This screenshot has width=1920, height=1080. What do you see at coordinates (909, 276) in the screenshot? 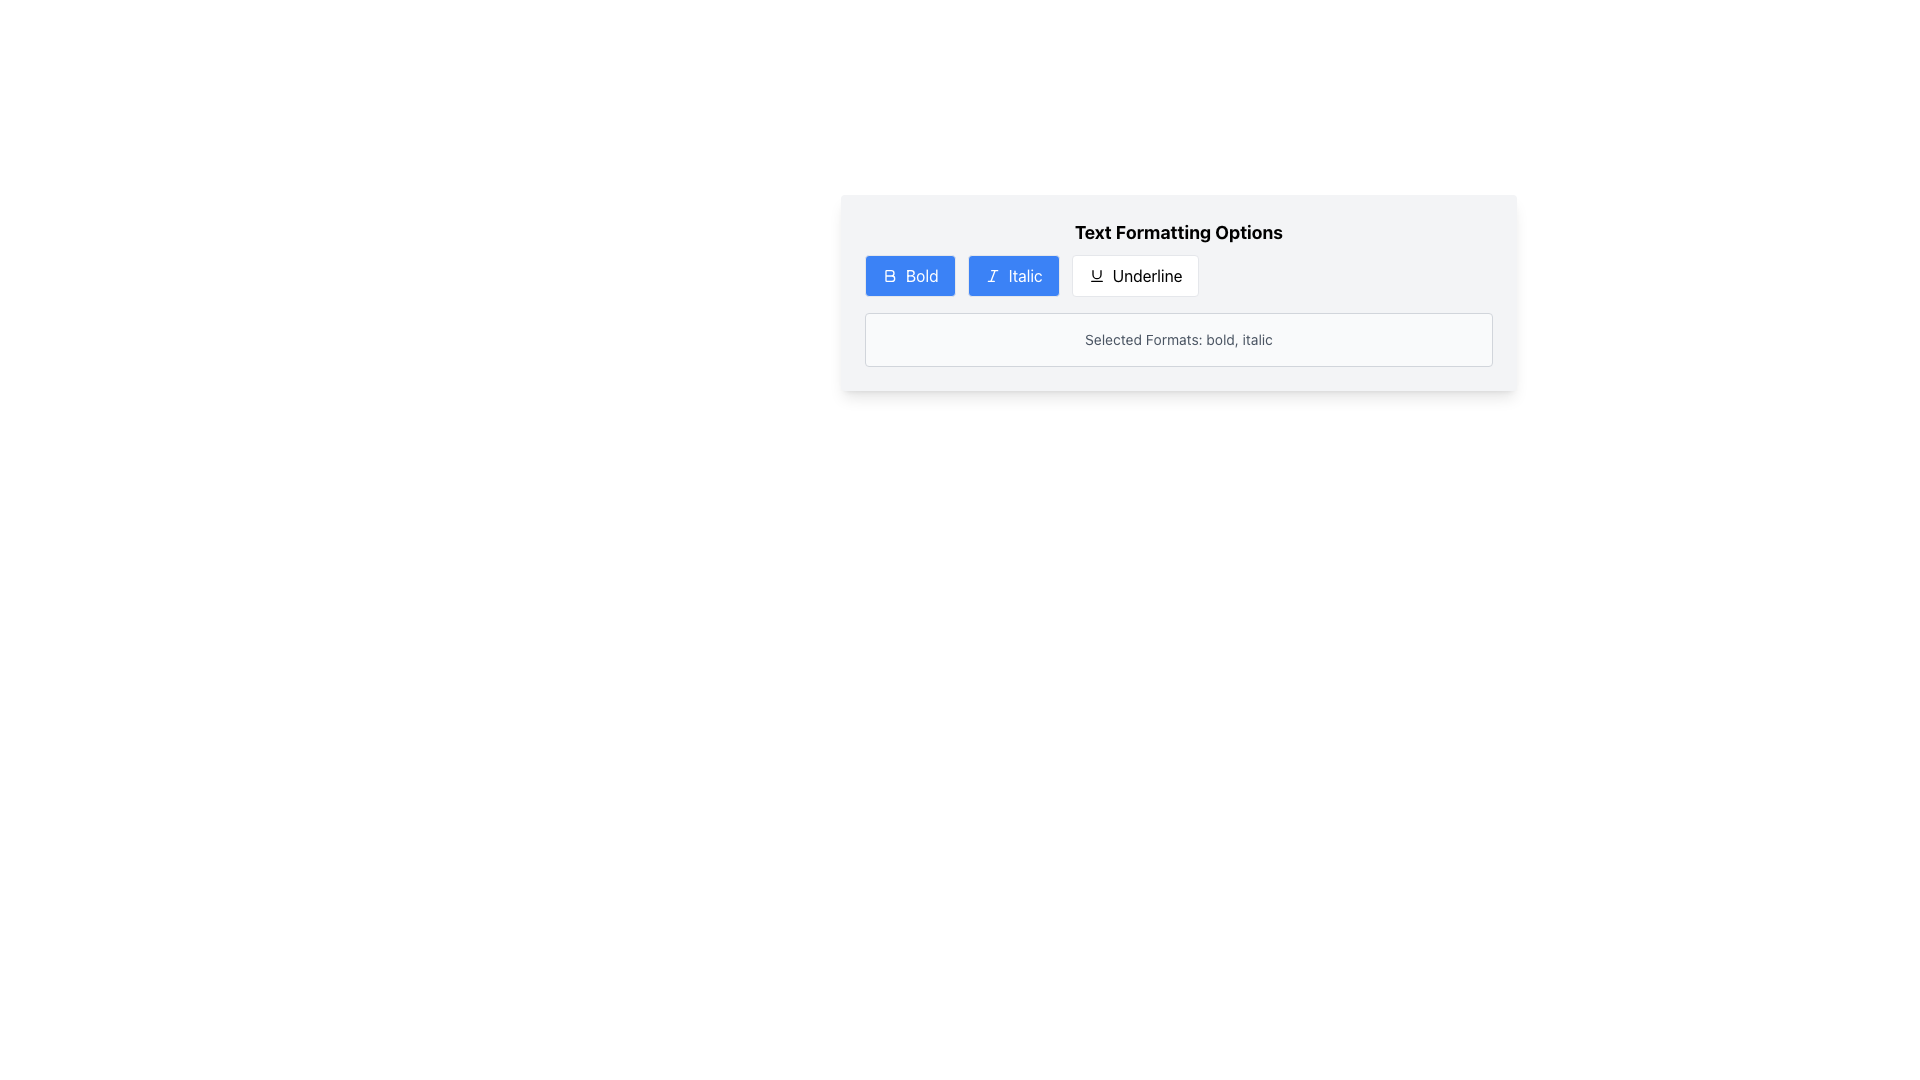
I see `the 'Bold' button in the top-left portion of the toolbar` at bounding box center [909, 276].